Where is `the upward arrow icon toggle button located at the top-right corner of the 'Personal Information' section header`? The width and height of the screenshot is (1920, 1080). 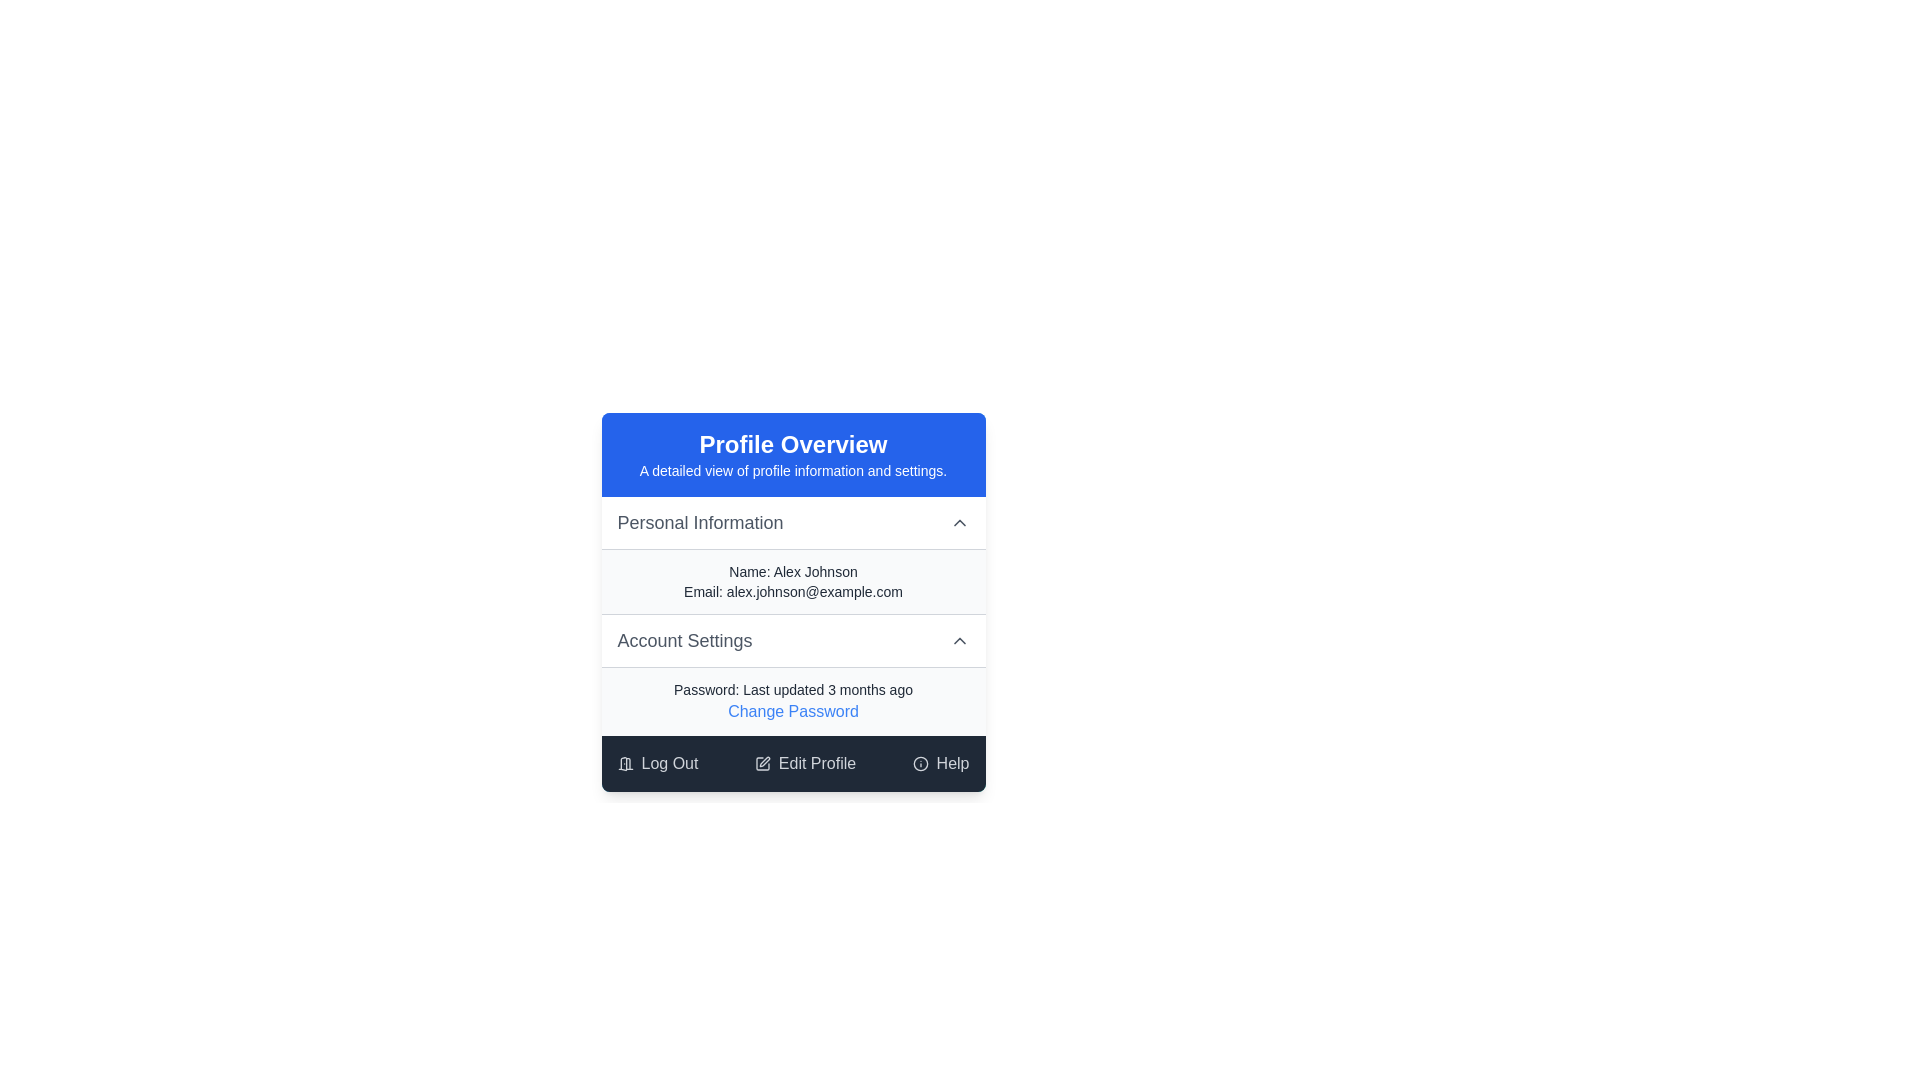 the upward arrow icon toggle button located at the top-right corner of the 'Personal Information' section header is located at coordinates (958, 522).